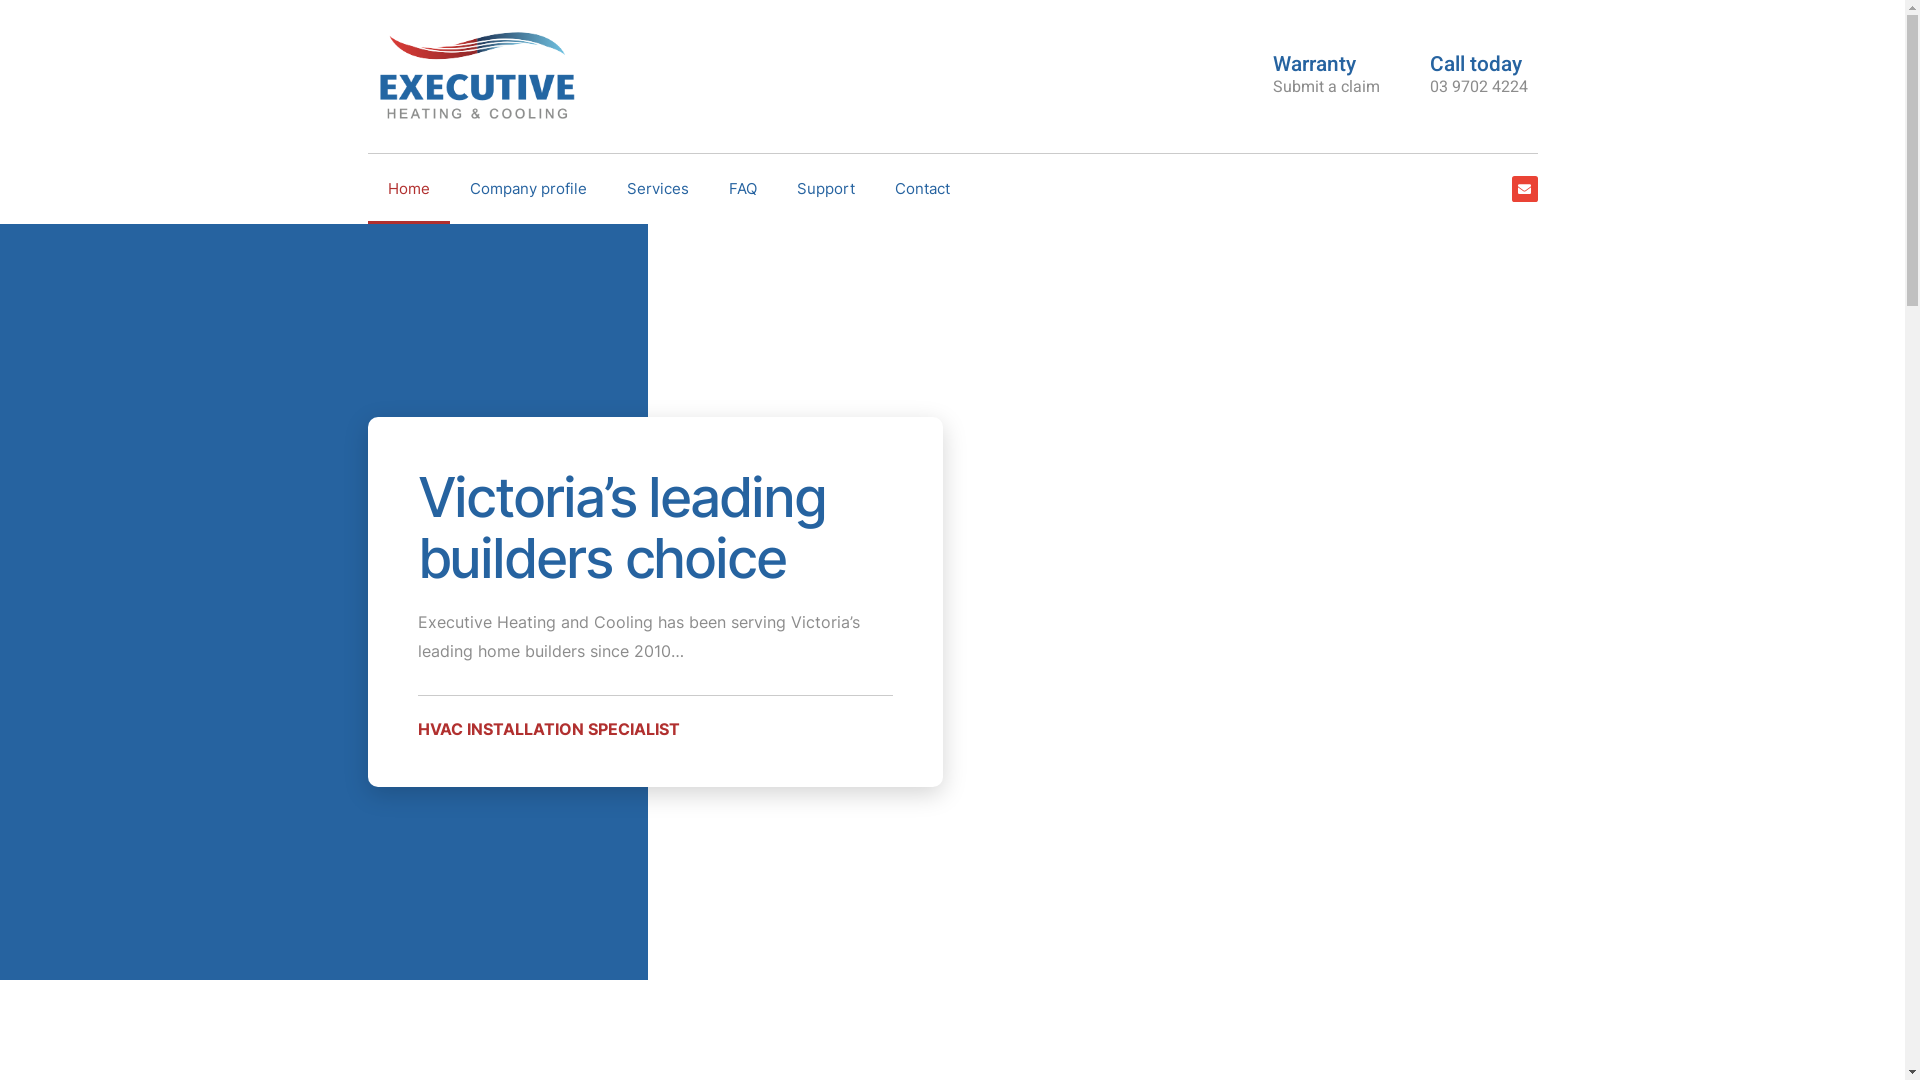 Image resolution: width=1920 pixels, height=1080 pixels. What do you see at coordinates (825, 189) in the screenshot?
I see `'Support'` at bounding box center [825, 189].